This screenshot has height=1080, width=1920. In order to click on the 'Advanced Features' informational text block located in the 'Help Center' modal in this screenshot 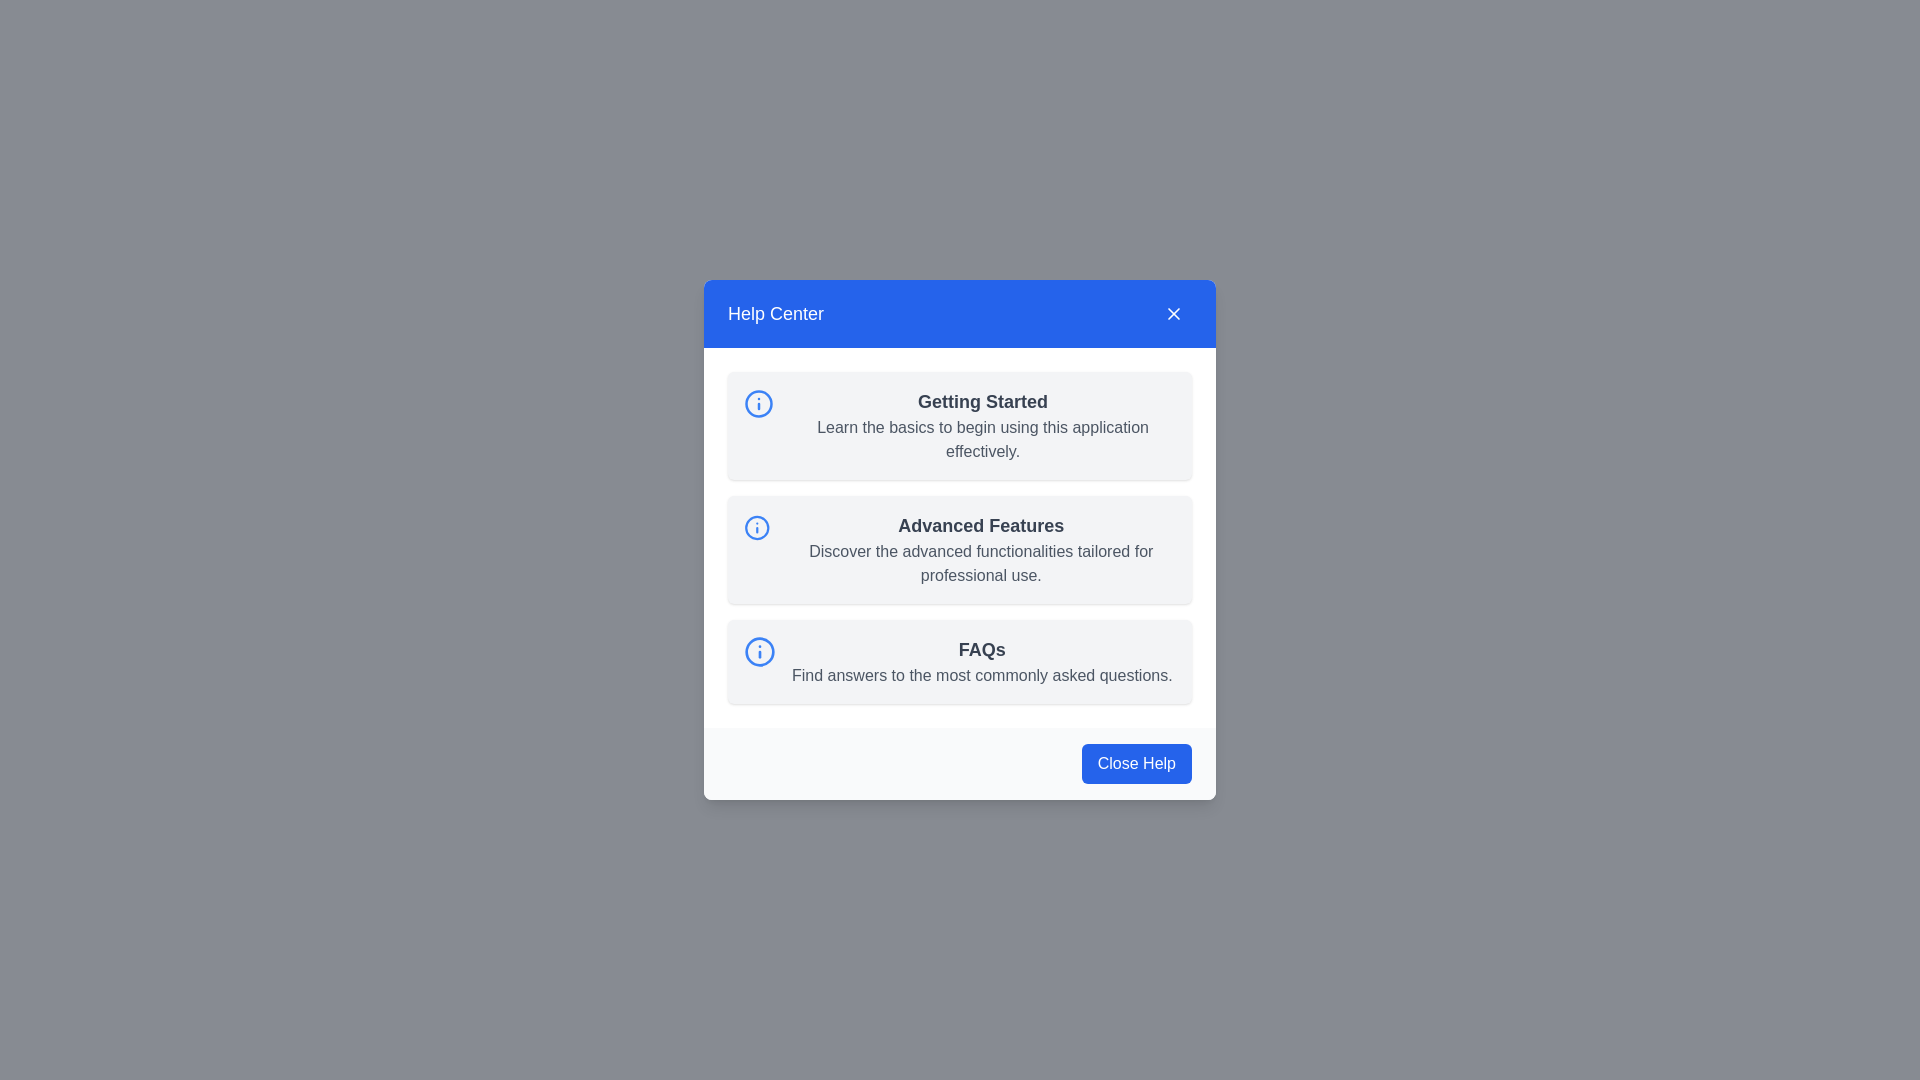, I will do `click(981, 550)`.